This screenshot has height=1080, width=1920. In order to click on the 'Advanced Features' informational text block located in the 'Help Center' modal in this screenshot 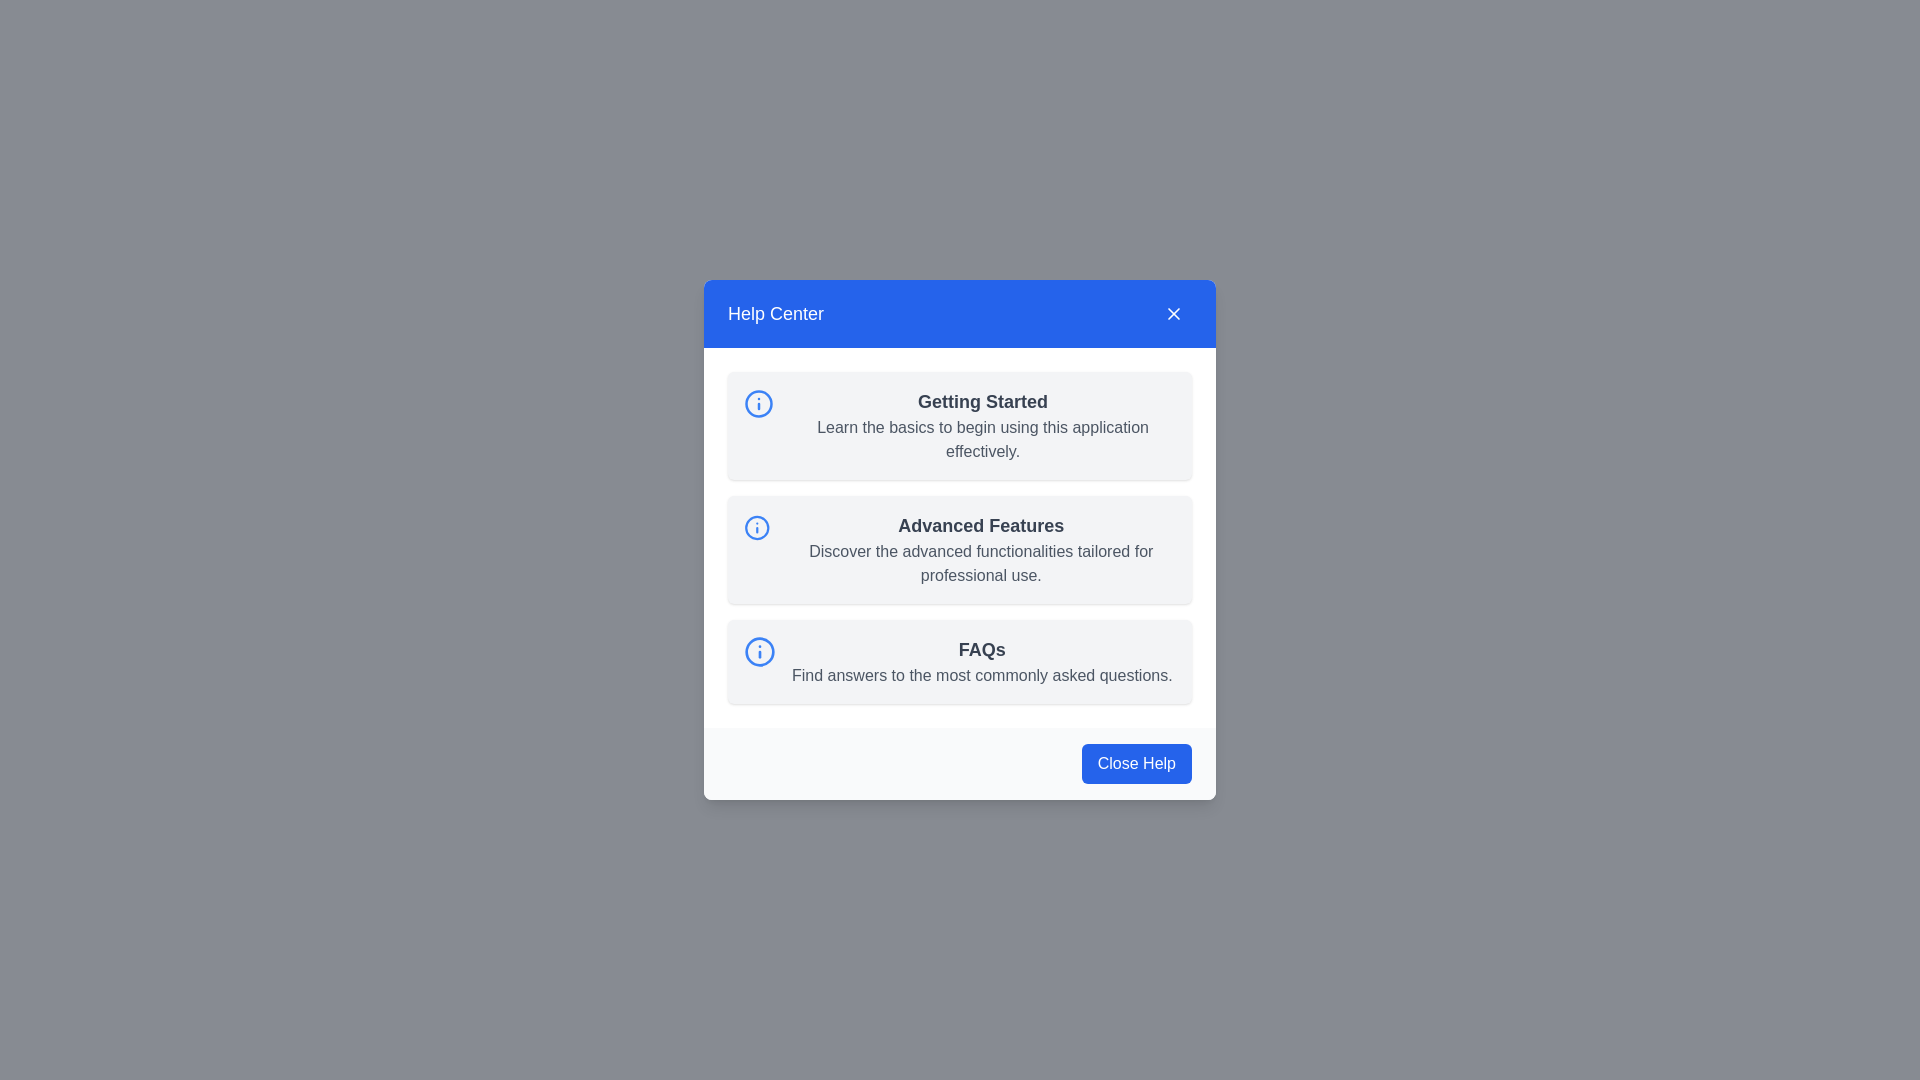, I will do `click(981, 550)`.